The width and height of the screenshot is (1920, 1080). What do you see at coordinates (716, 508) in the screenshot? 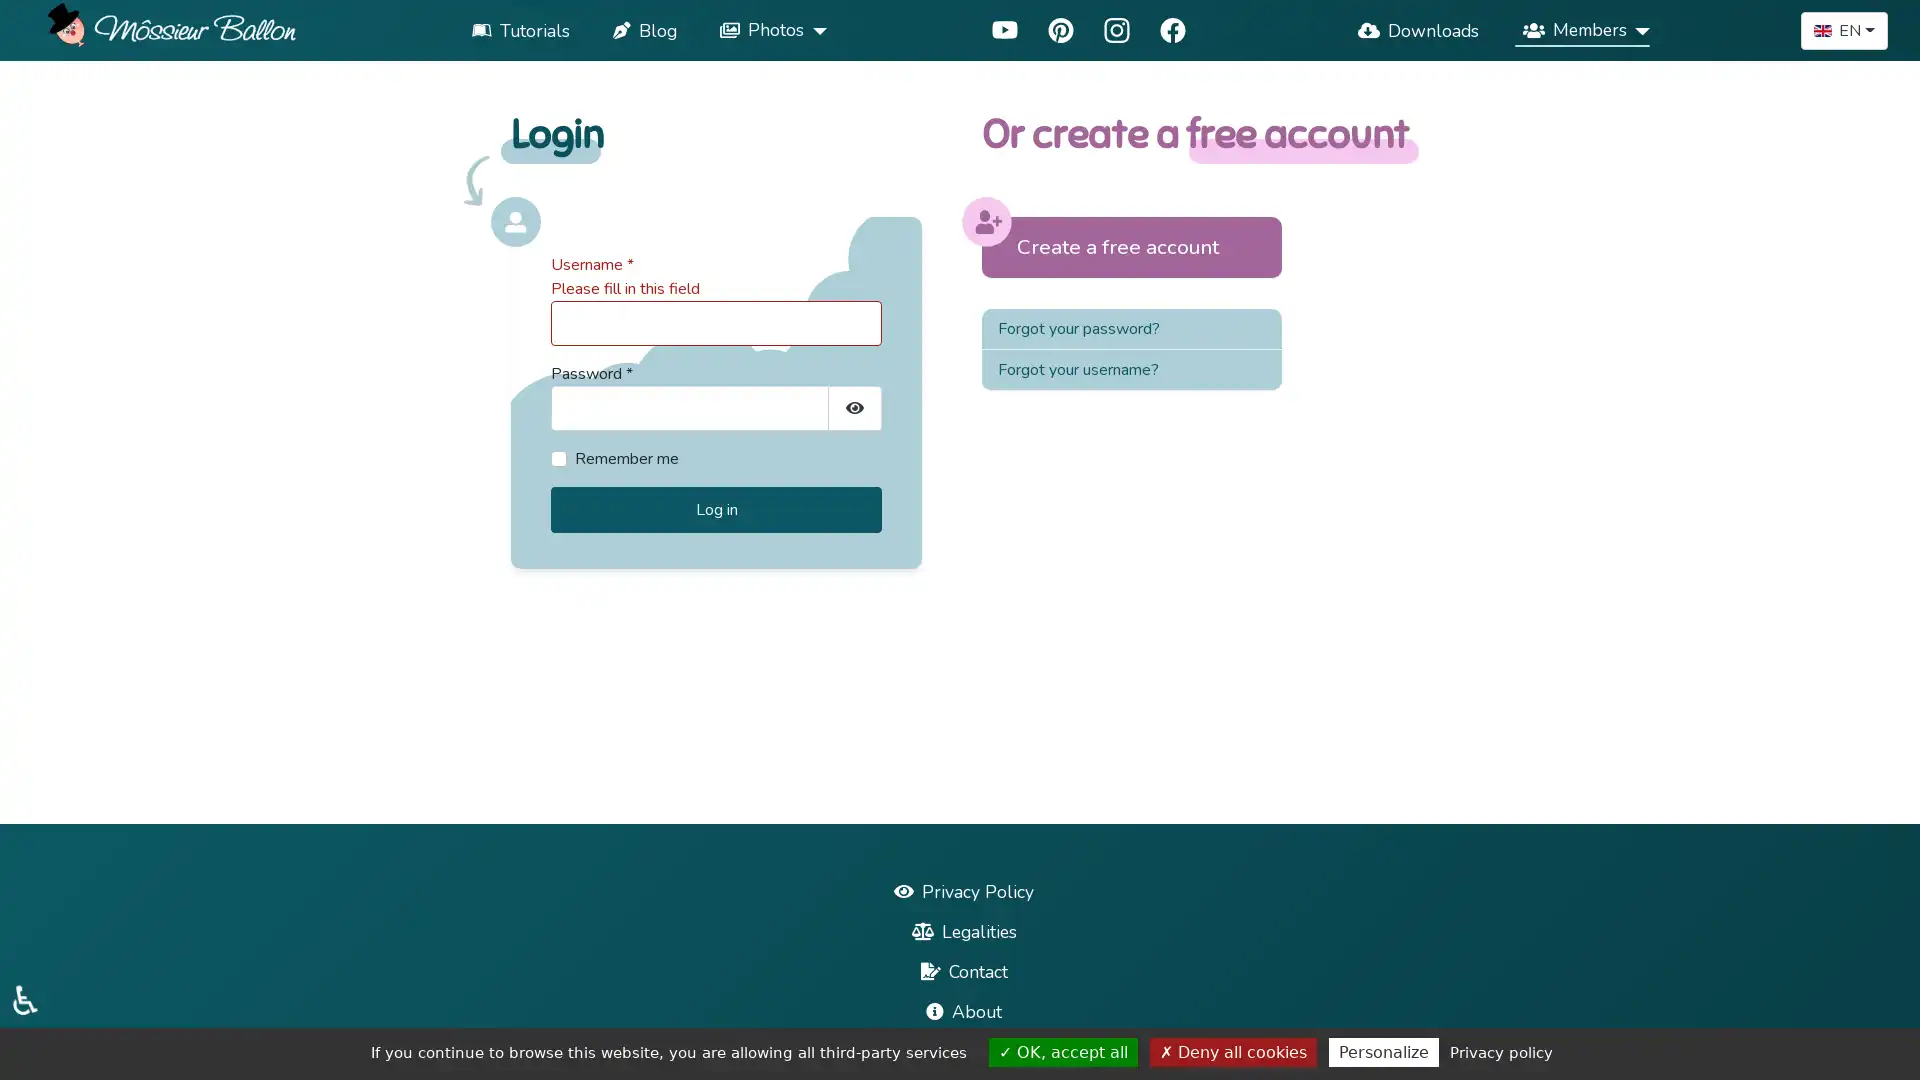
I see `Log in` at bounding box center [716, 508].